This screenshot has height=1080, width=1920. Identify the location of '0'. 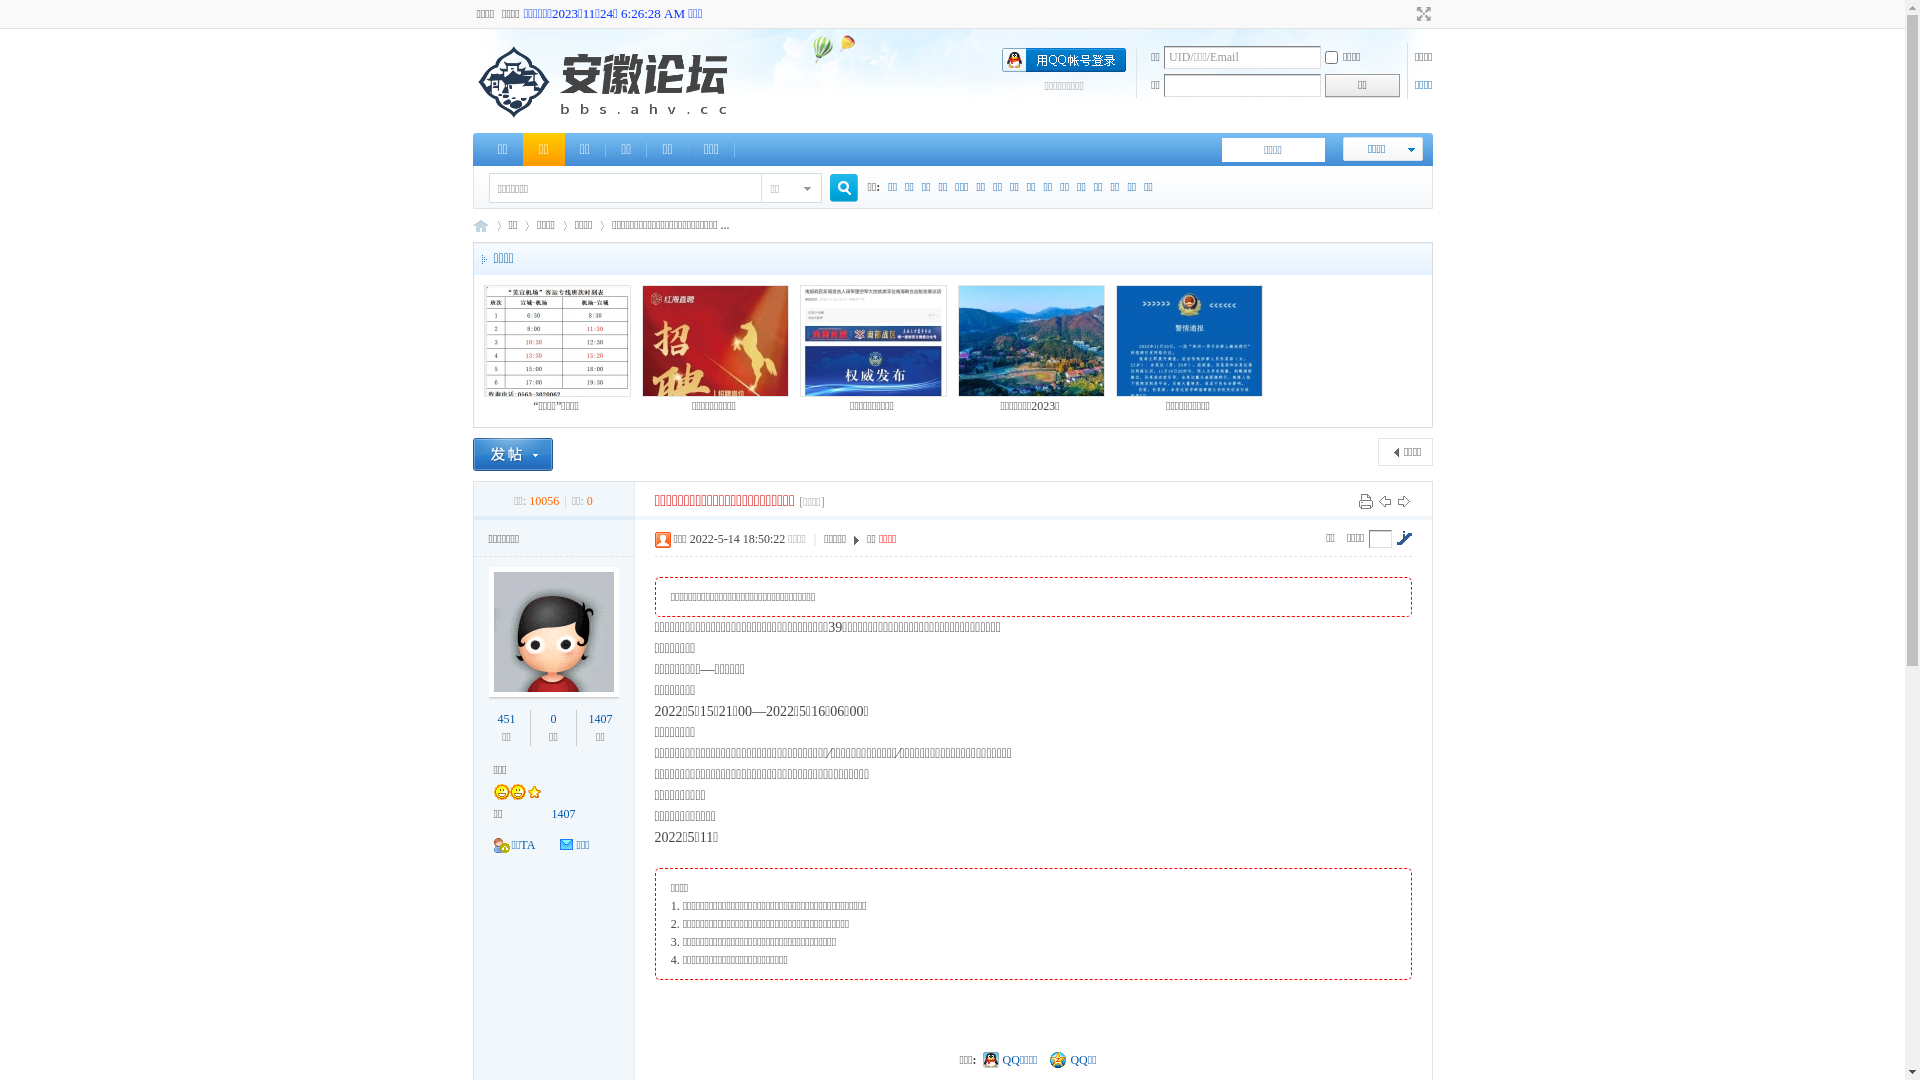
(550, 717).